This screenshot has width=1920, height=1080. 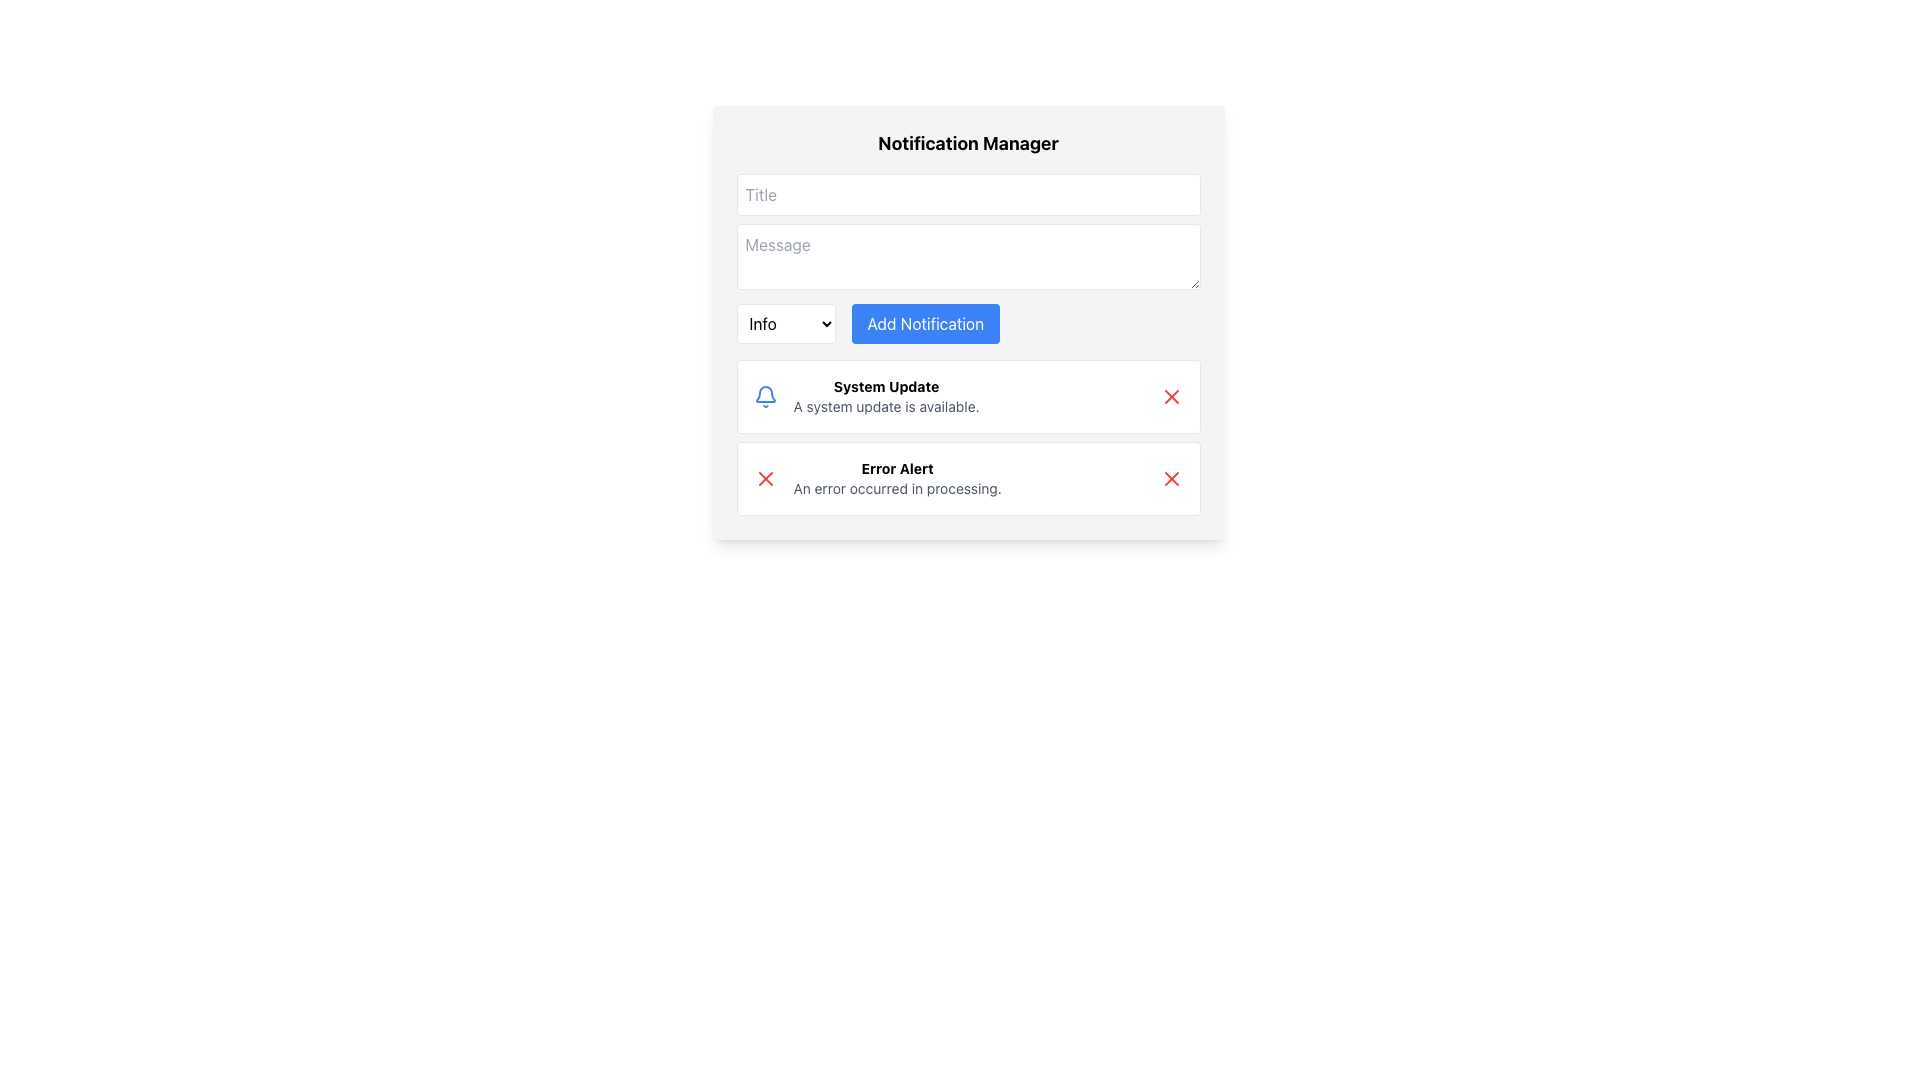 What do you see at coordinates (968, 323) in the screenshot?
I see `the 'Add Notification' button, which is positioned centrally below the 'Message' text area and above the list of notifications` at bounding box center [968, 323].